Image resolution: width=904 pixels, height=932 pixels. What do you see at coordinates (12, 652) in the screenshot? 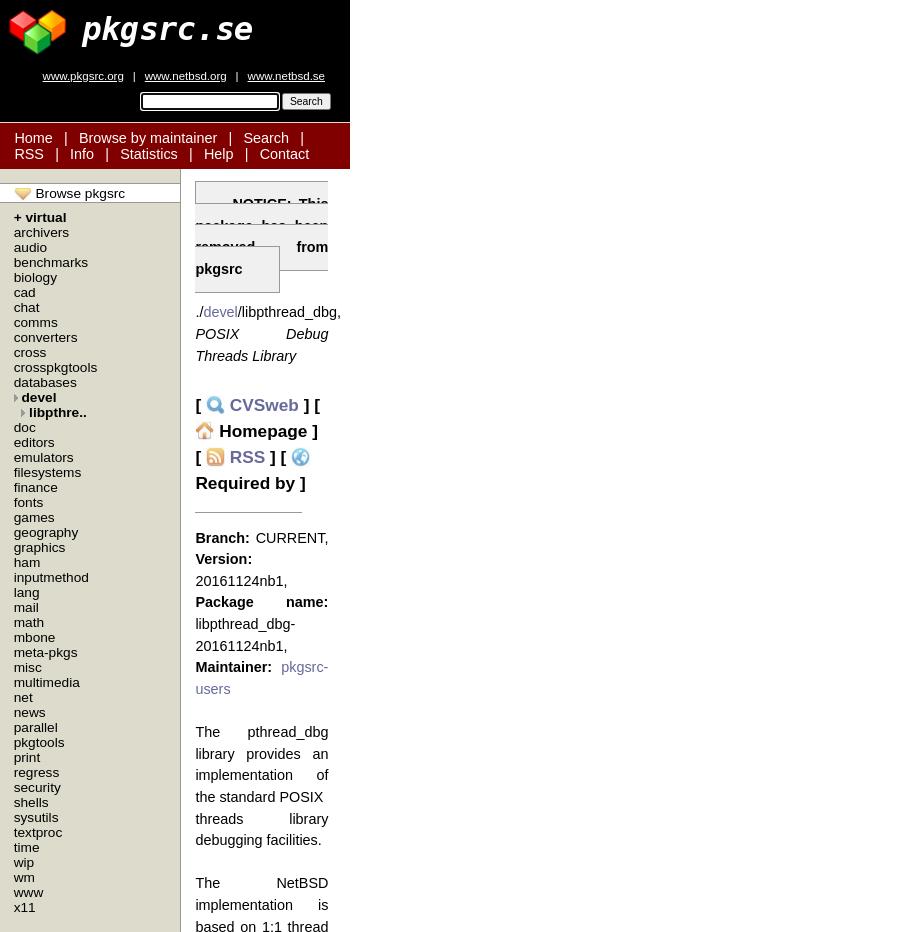
I see `'meta-pkgs'` at bounding box center [12, 652].